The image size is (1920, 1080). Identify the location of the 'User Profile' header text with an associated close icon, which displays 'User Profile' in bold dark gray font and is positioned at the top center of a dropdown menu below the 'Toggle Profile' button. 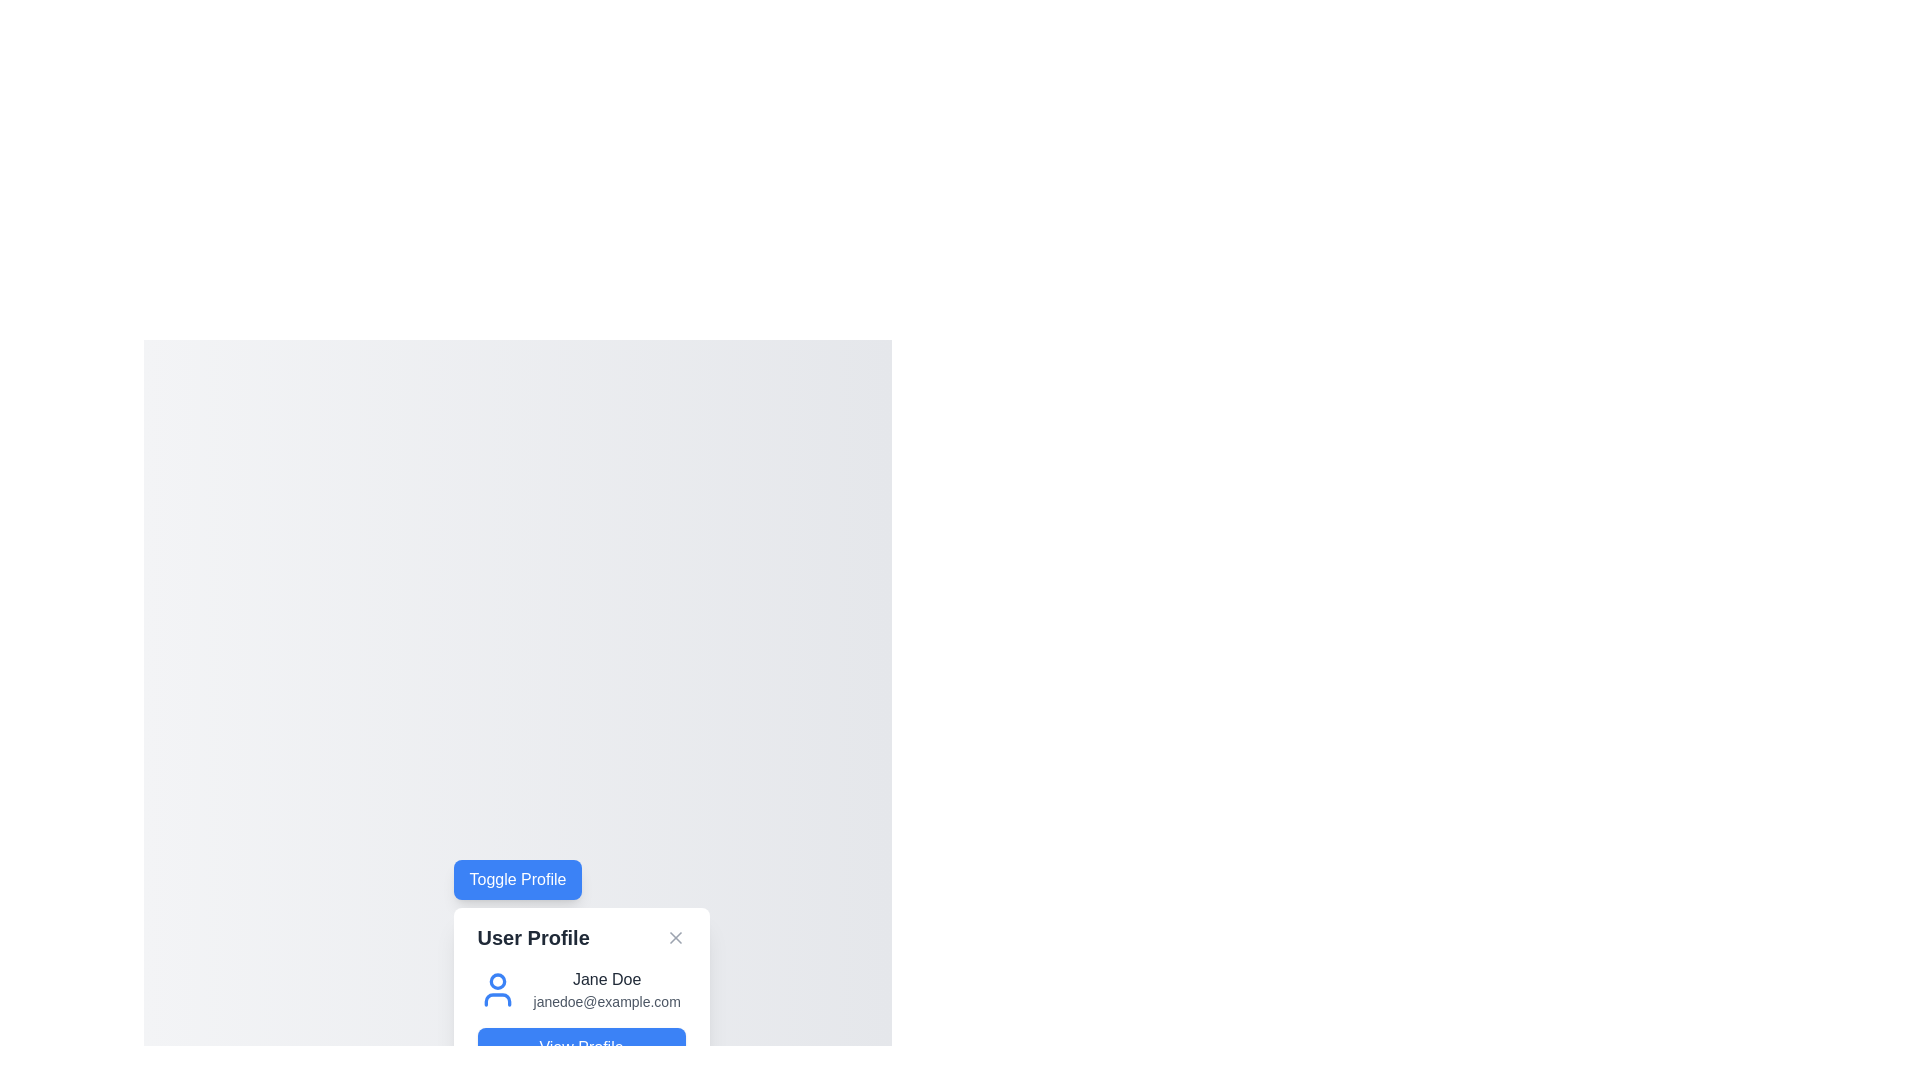
(580, 937).